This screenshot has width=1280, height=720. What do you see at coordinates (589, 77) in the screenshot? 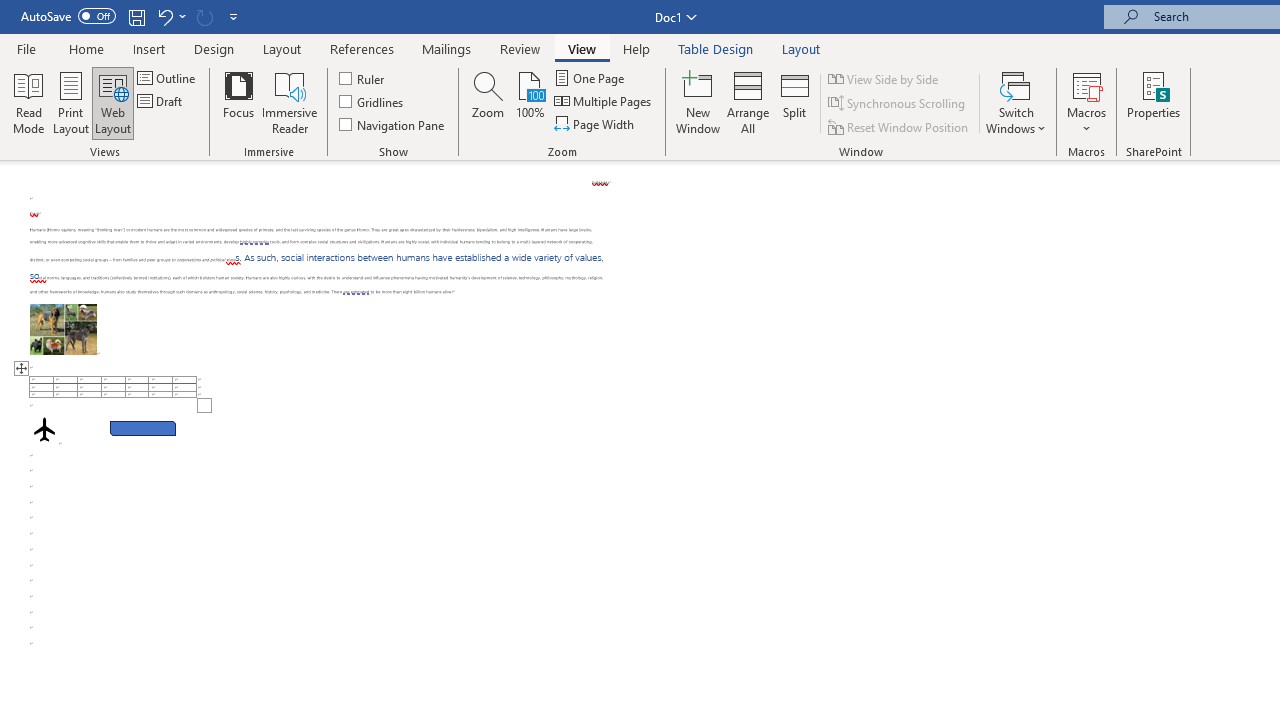
I see `'One Page'` at bounding box center [589, 77].